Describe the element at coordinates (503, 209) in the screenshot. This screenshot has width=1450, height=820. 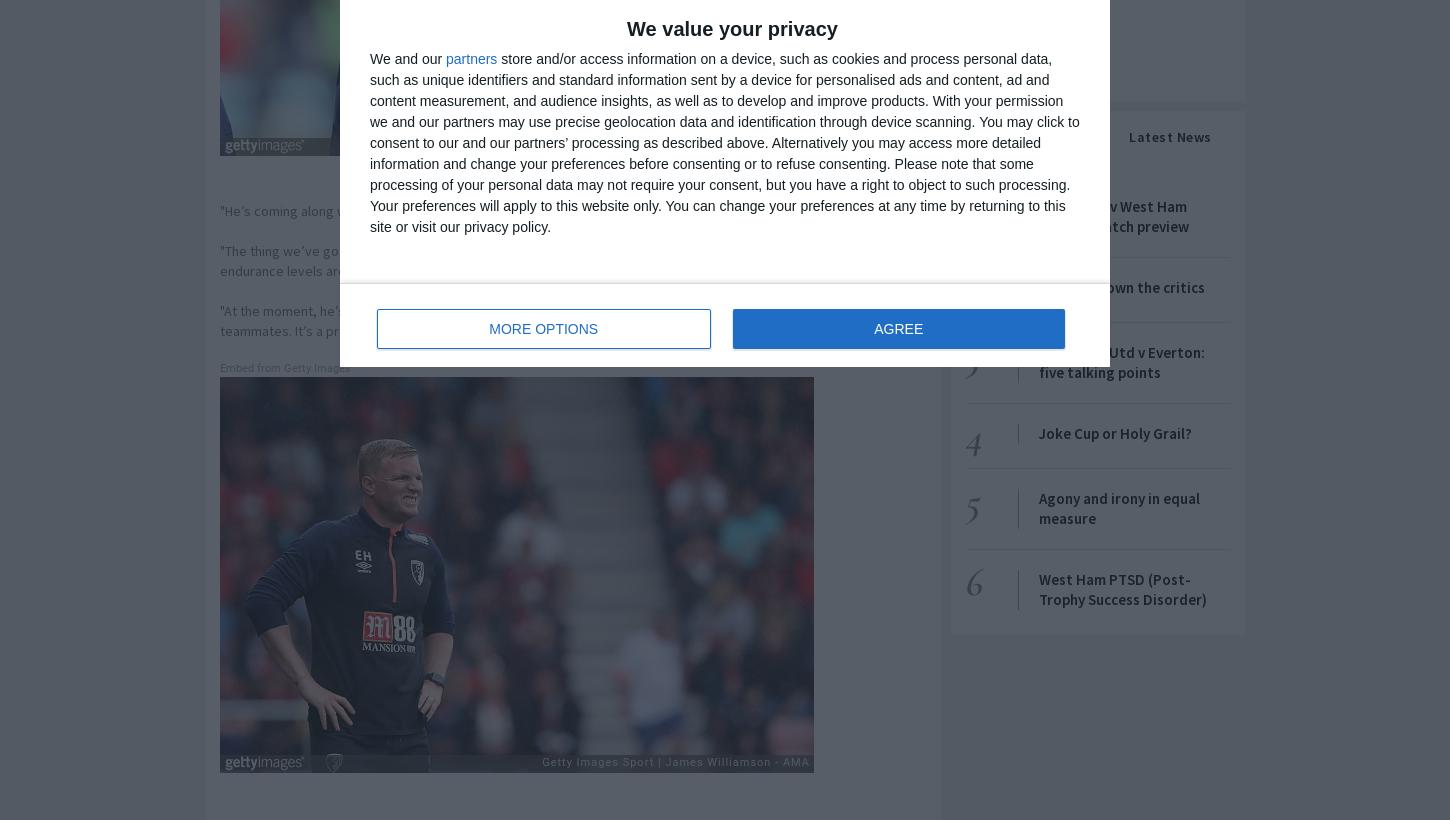
I see `'"He’s coming along well," Howe told Bournemouth's website. "He’s had a good week in training.'` at that location.